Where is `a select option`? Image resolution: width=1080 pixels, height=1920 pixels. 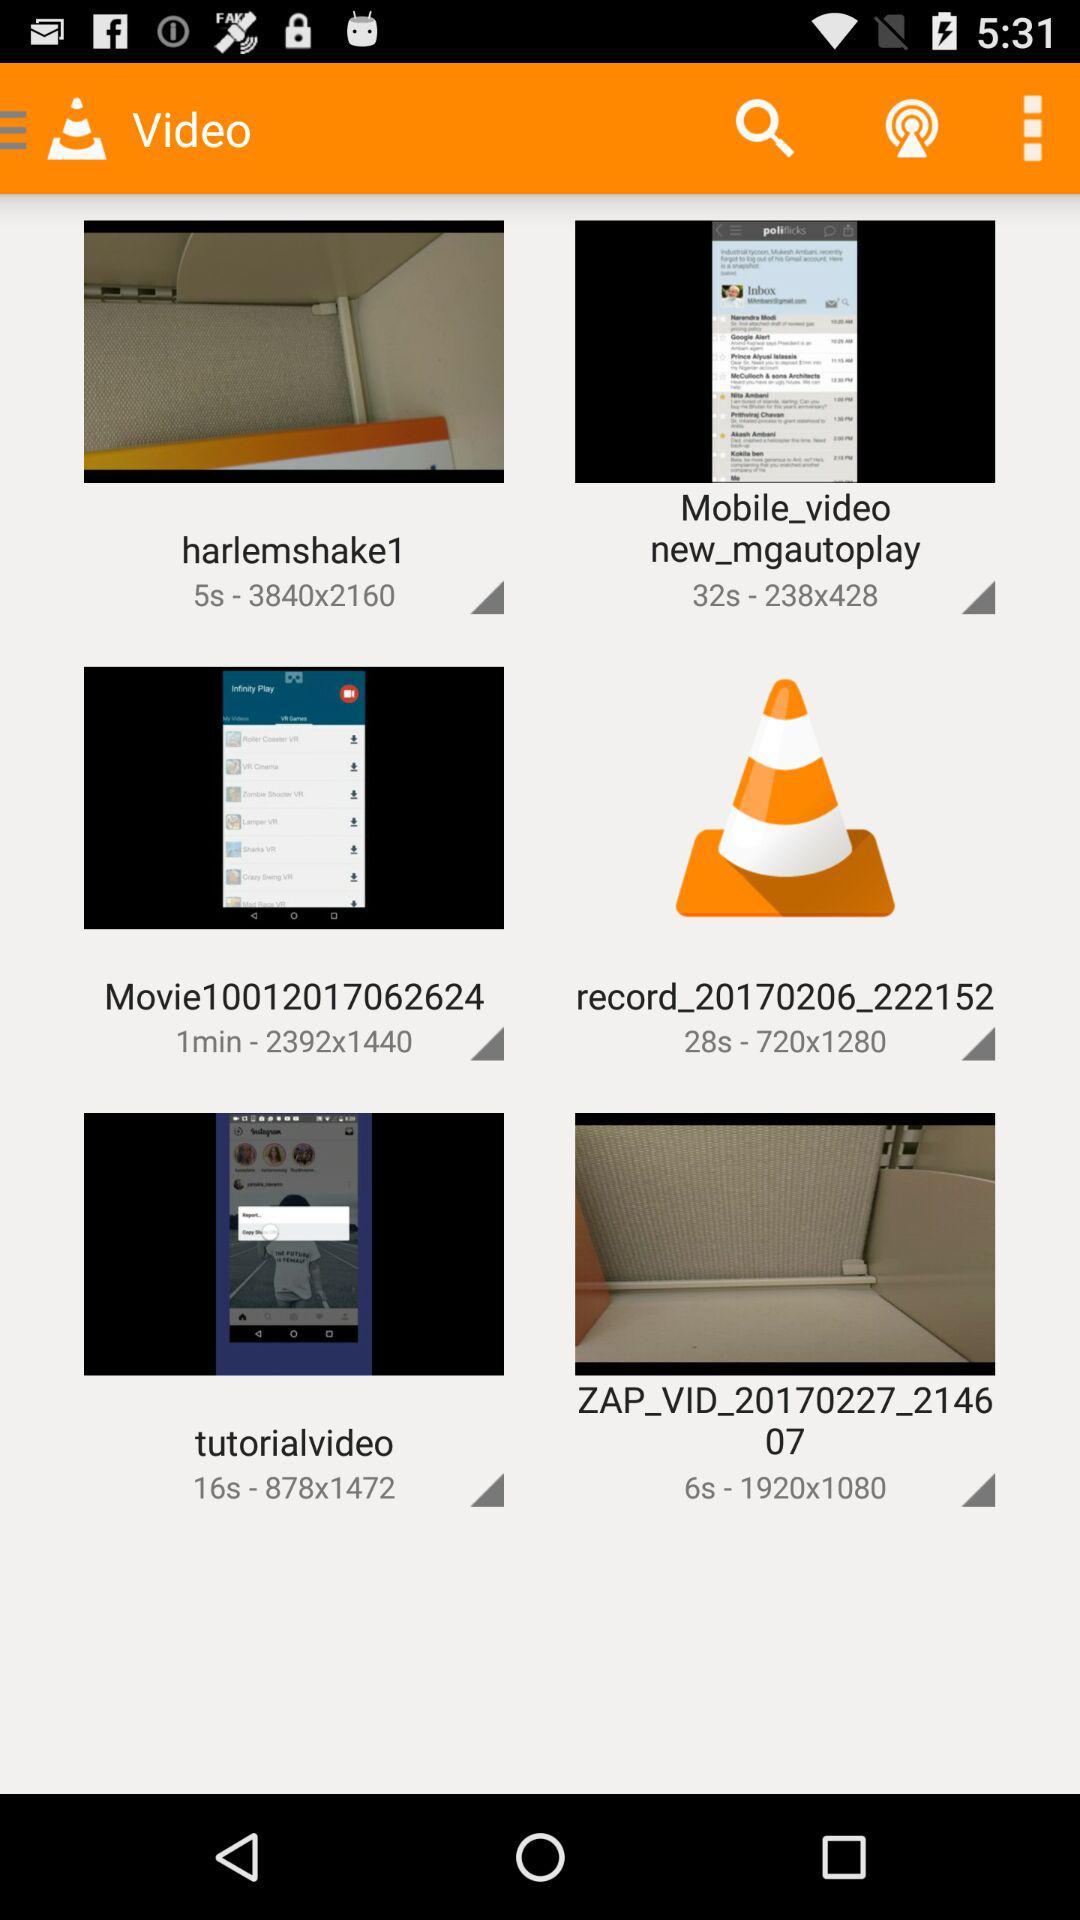 a select option is located at coordinates (944, 1456).